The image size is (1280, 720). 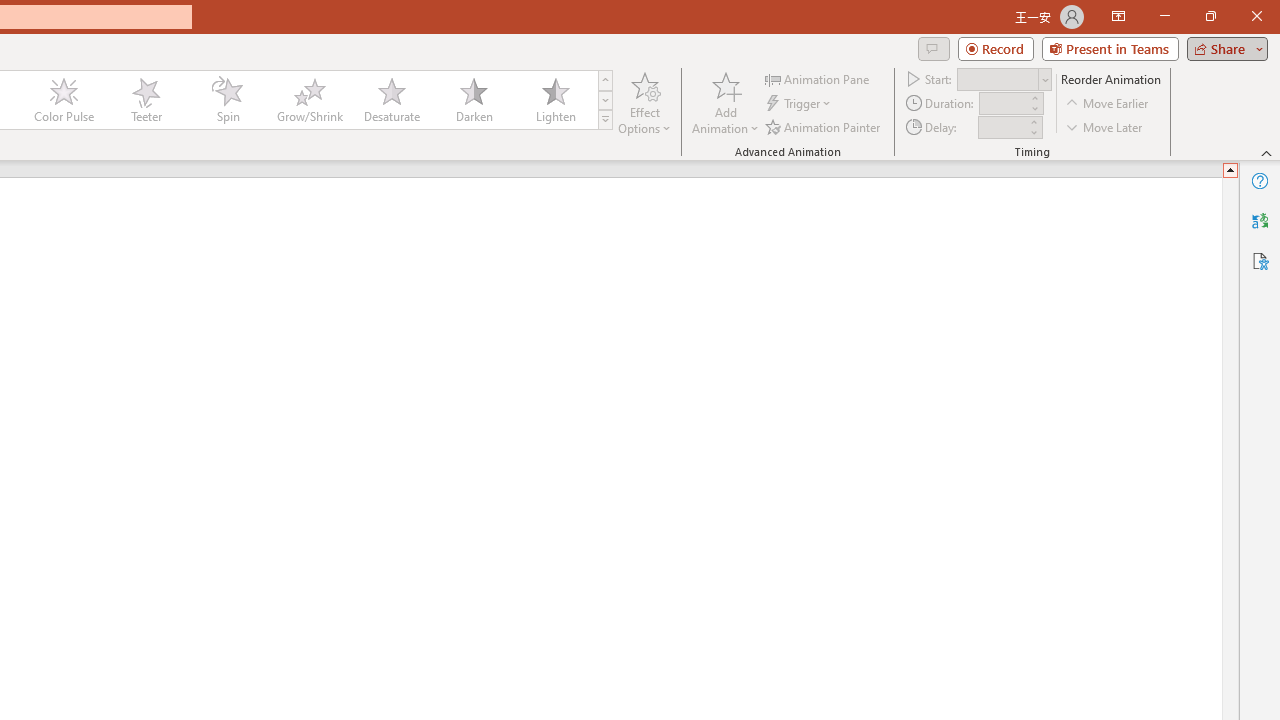 What do you see at coordinates (824, 127) in the screenshot?
I see `'Animation Painter'` at bounding box center [824, 127].